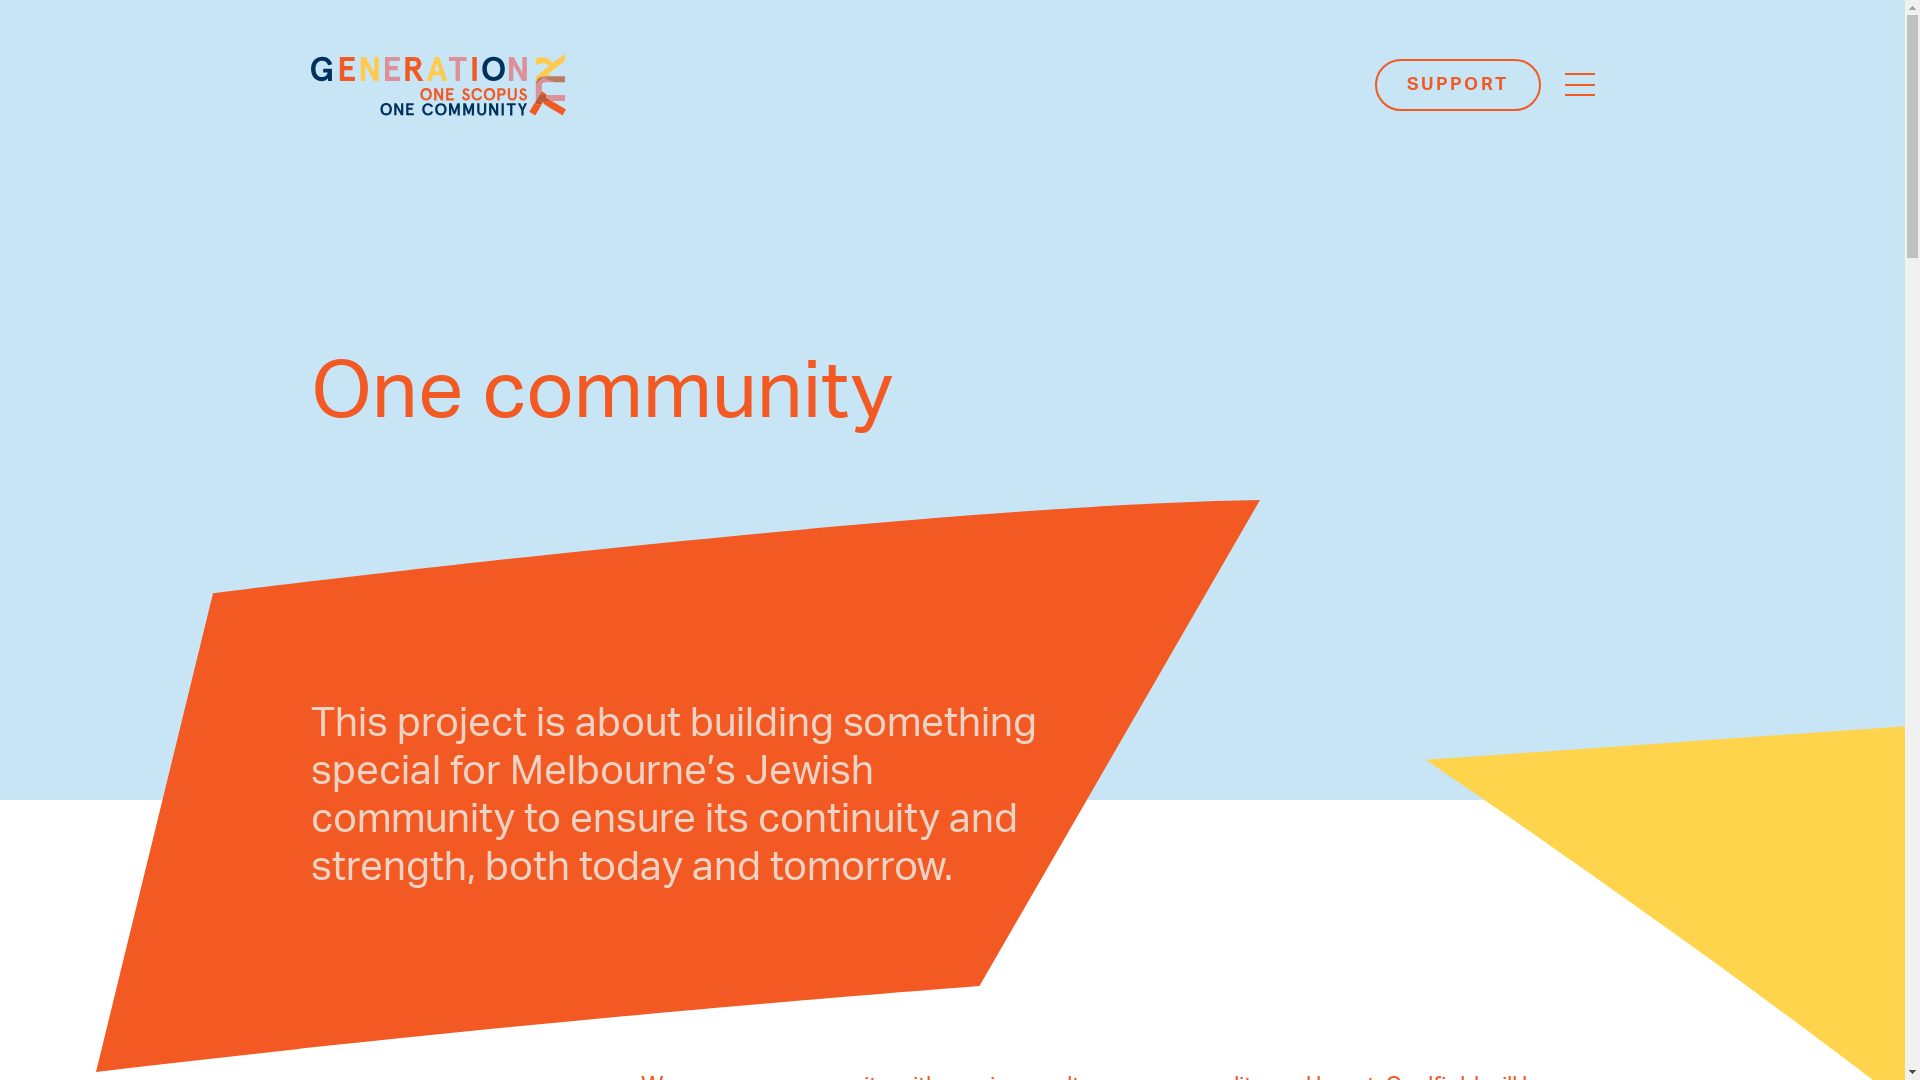 The width and height of the screenshot is (1920, 1080). Describe the element at coordinates (1457, 83) in the screenshot. I see `'SUPPORT'` at that location.